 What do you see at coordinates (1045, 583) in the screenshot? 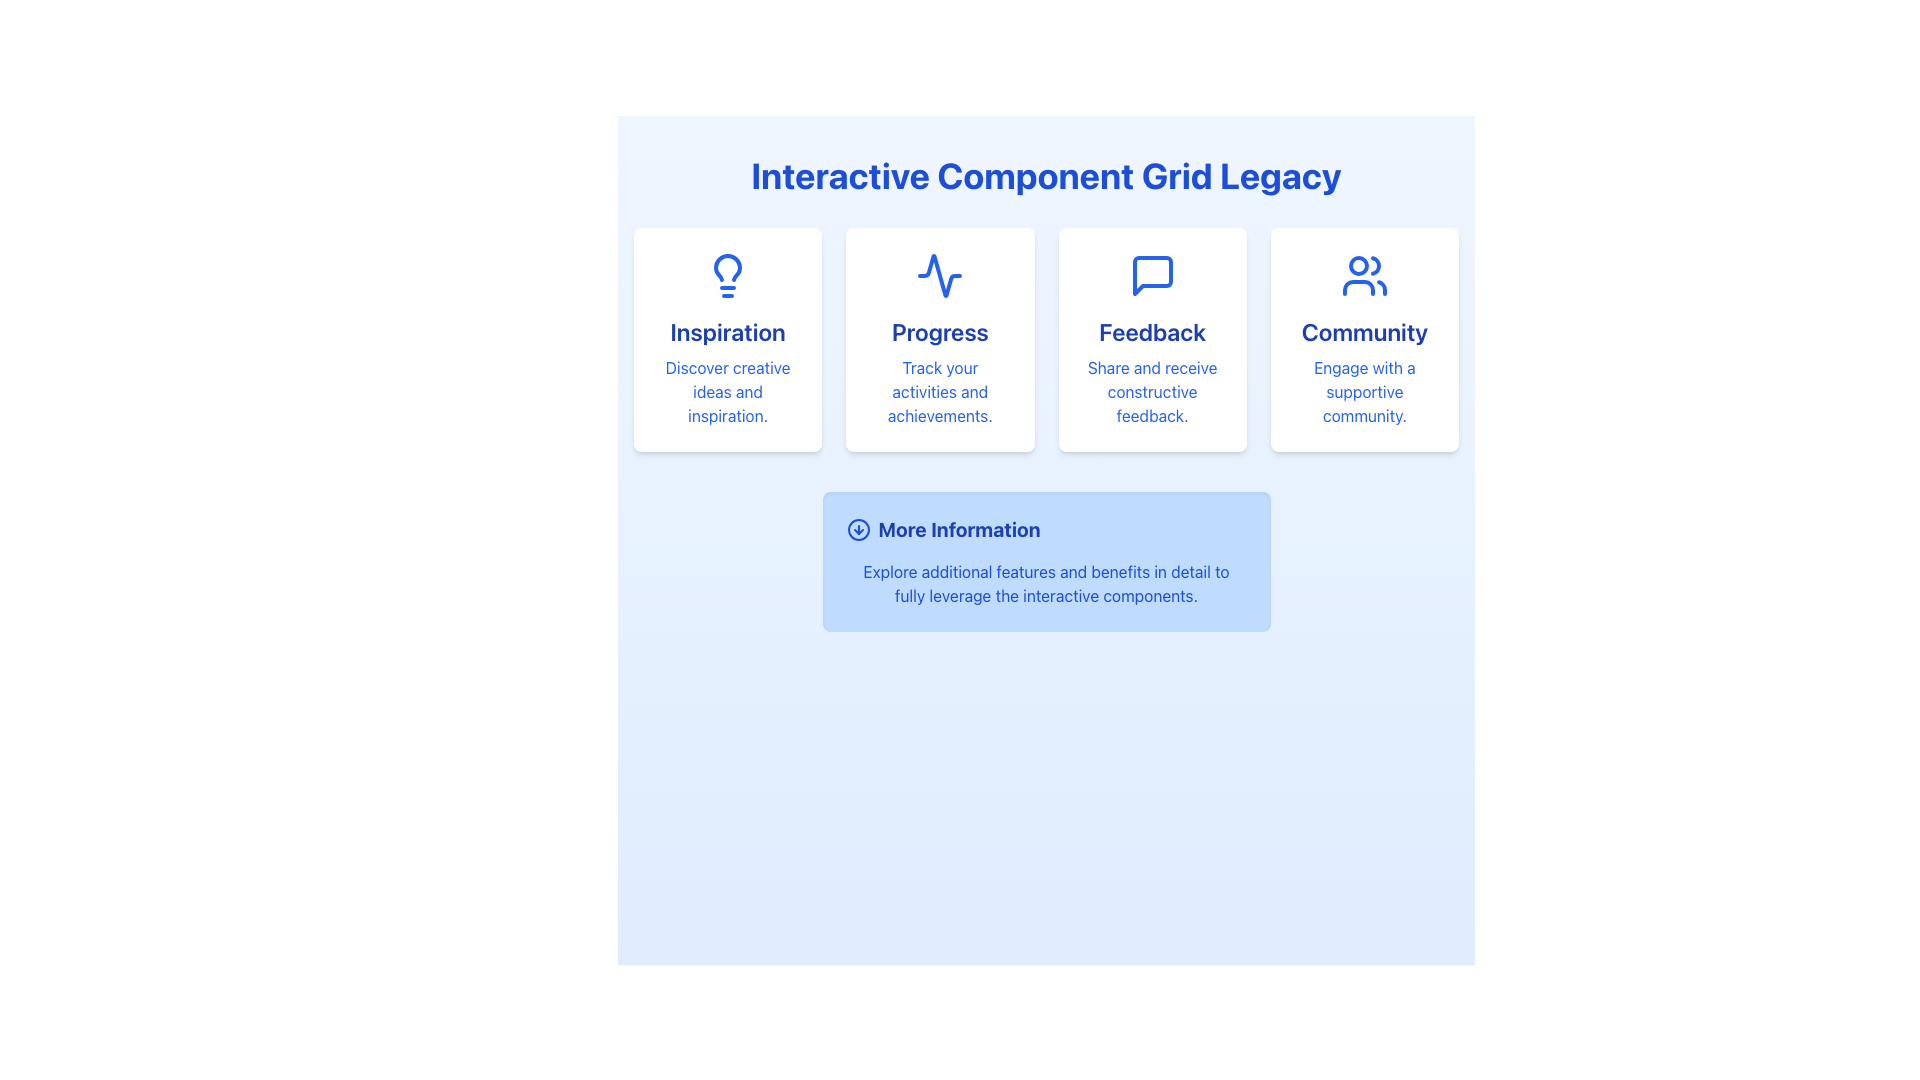
I see `the blue text element that displays the message 'Explore additional features and benefits in detail to fully leverage the interactive components.' which is located below the 'More Information' heading and icon` at bounding box center [1045, 583].